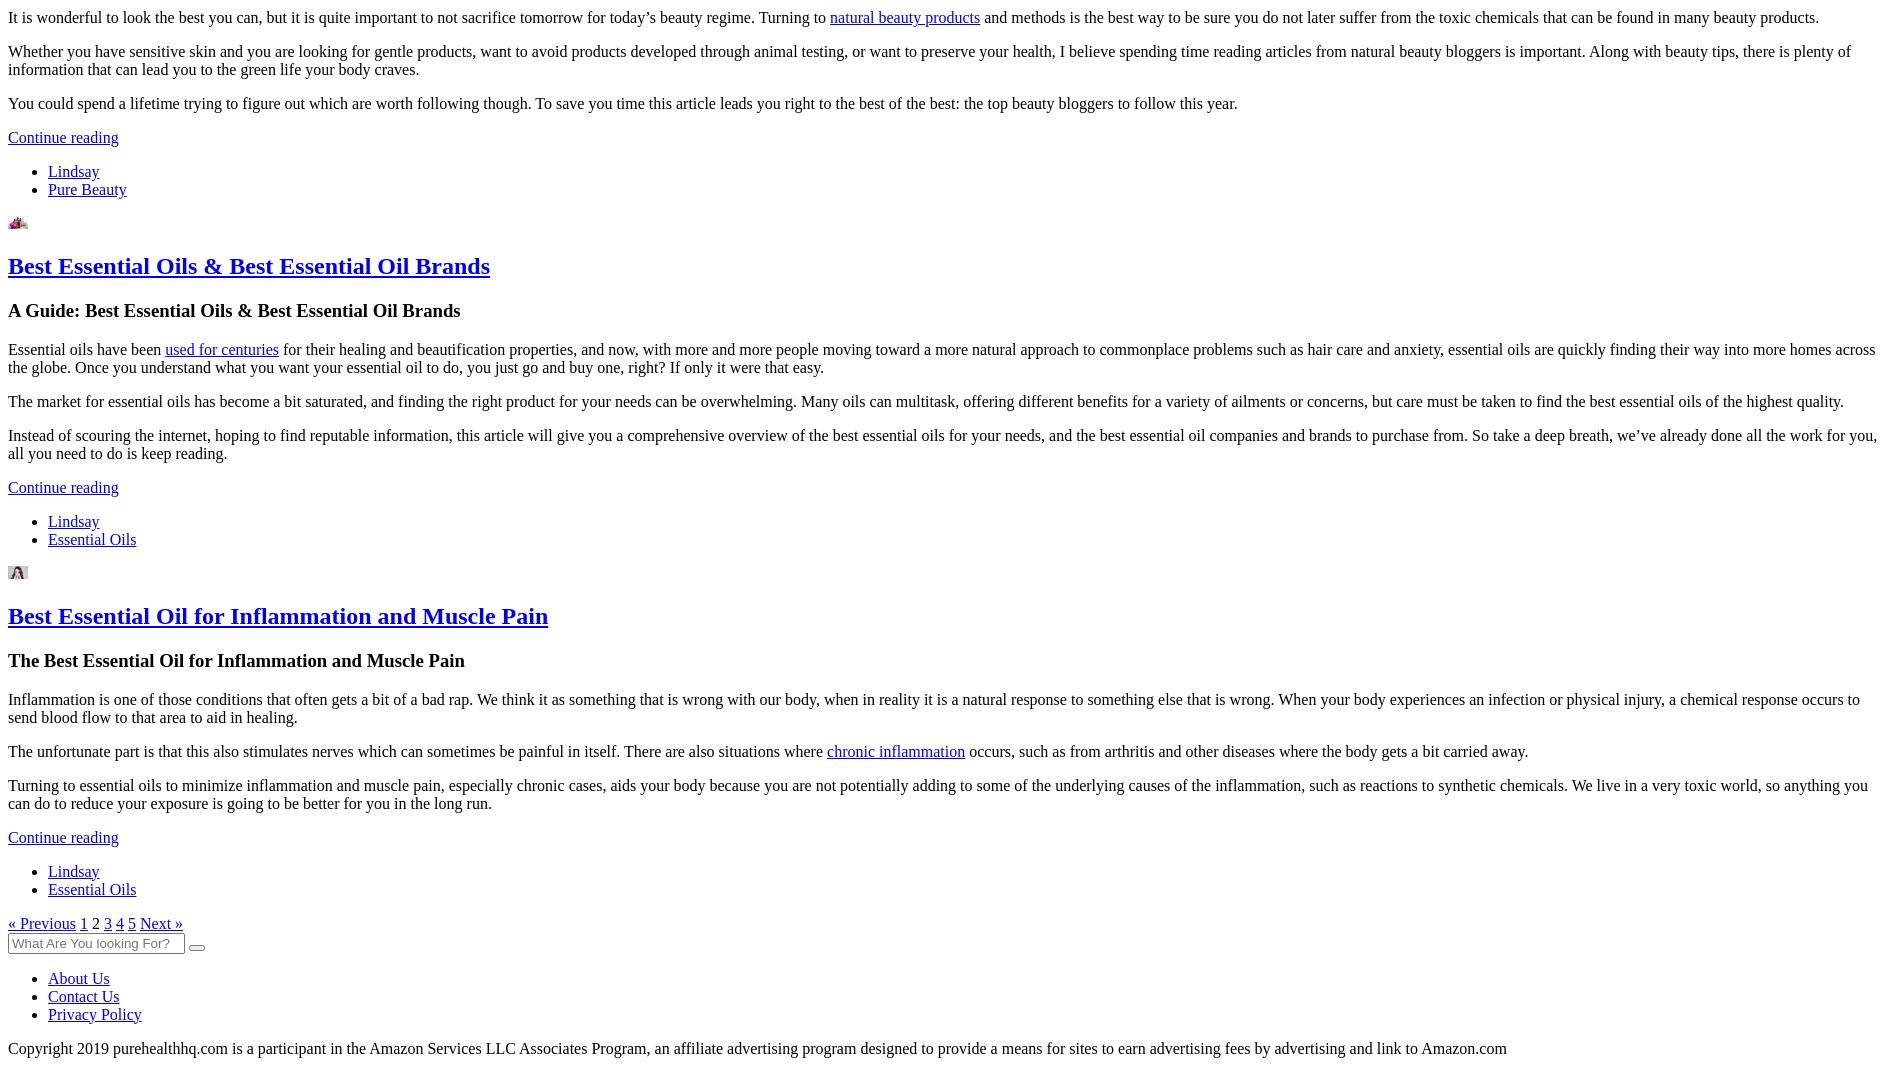 This screenshot has height=1067, width=1900. Describe the element at coordinates (235, 659) in the screenshot. I see `'The Best Essential Oil for Inflammation and Muscle Pain'` at that location.